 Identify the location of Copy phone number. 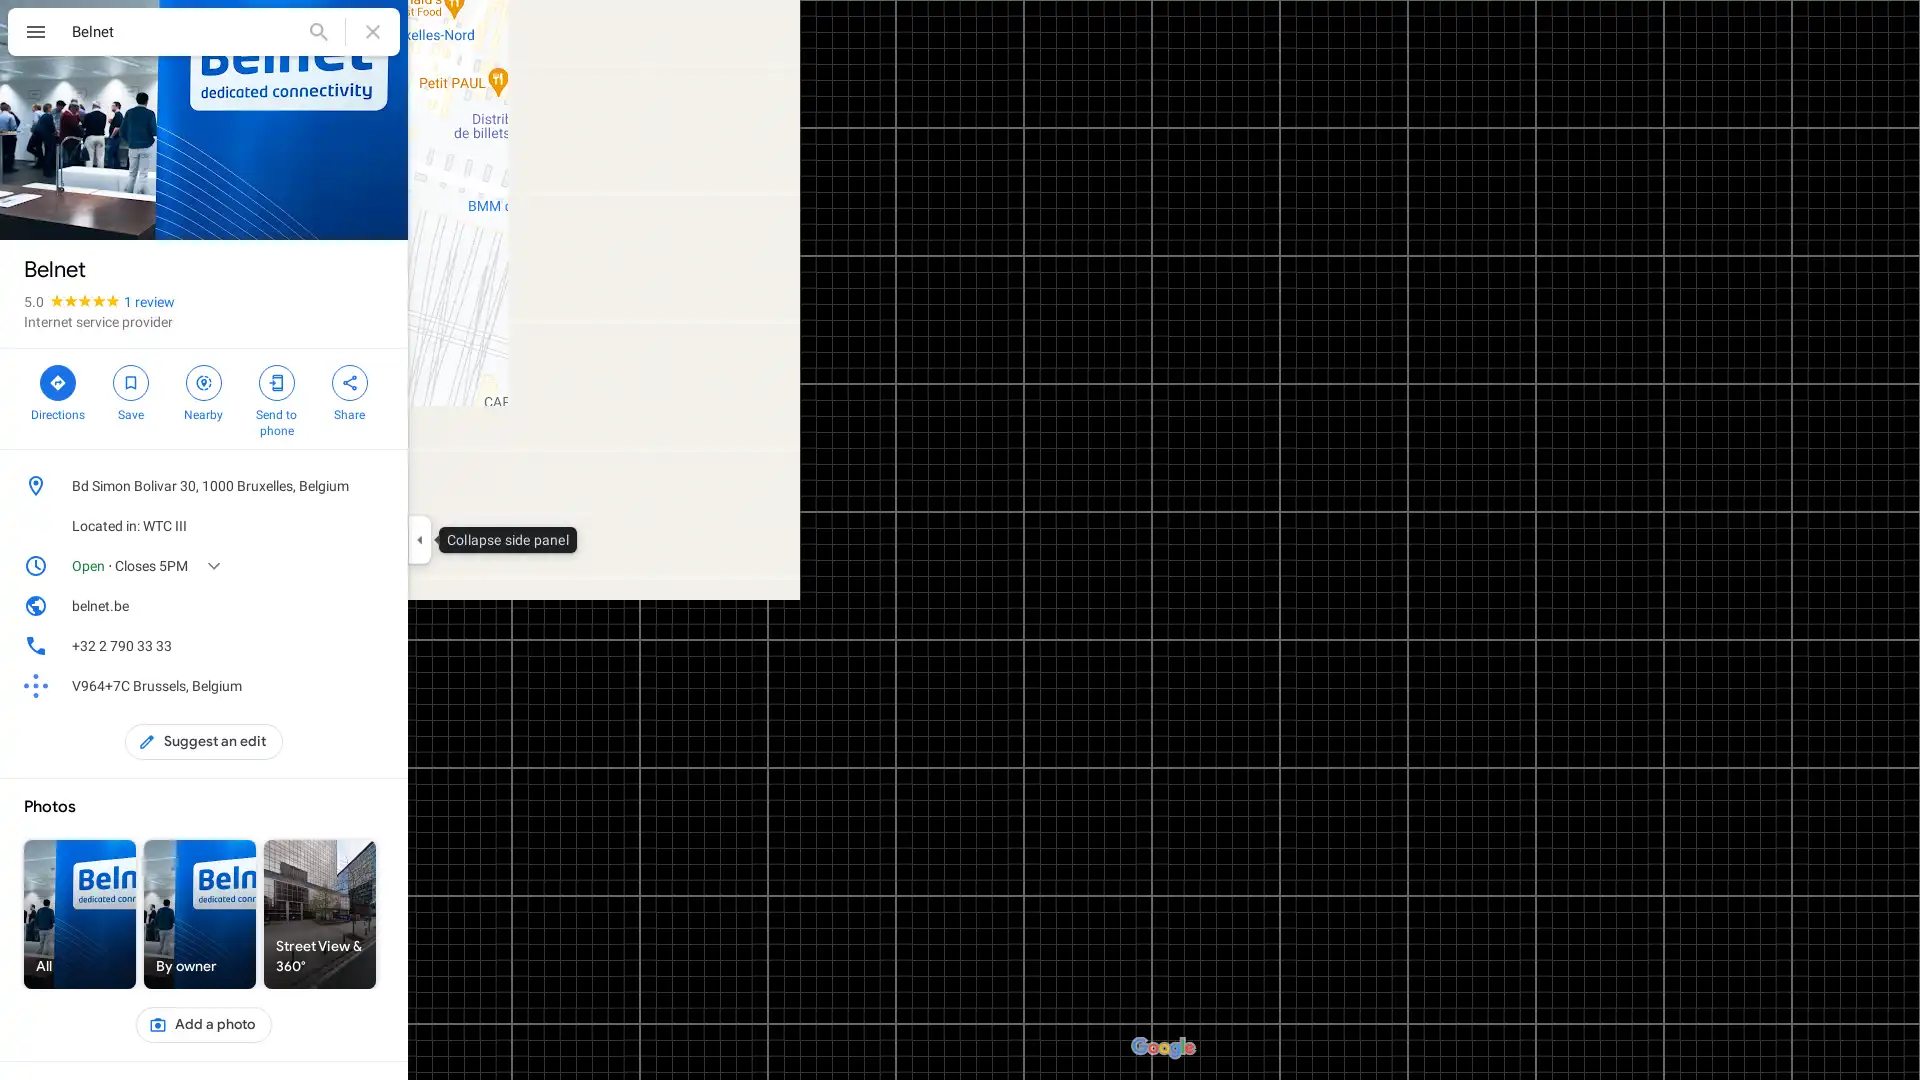
(344, 645).